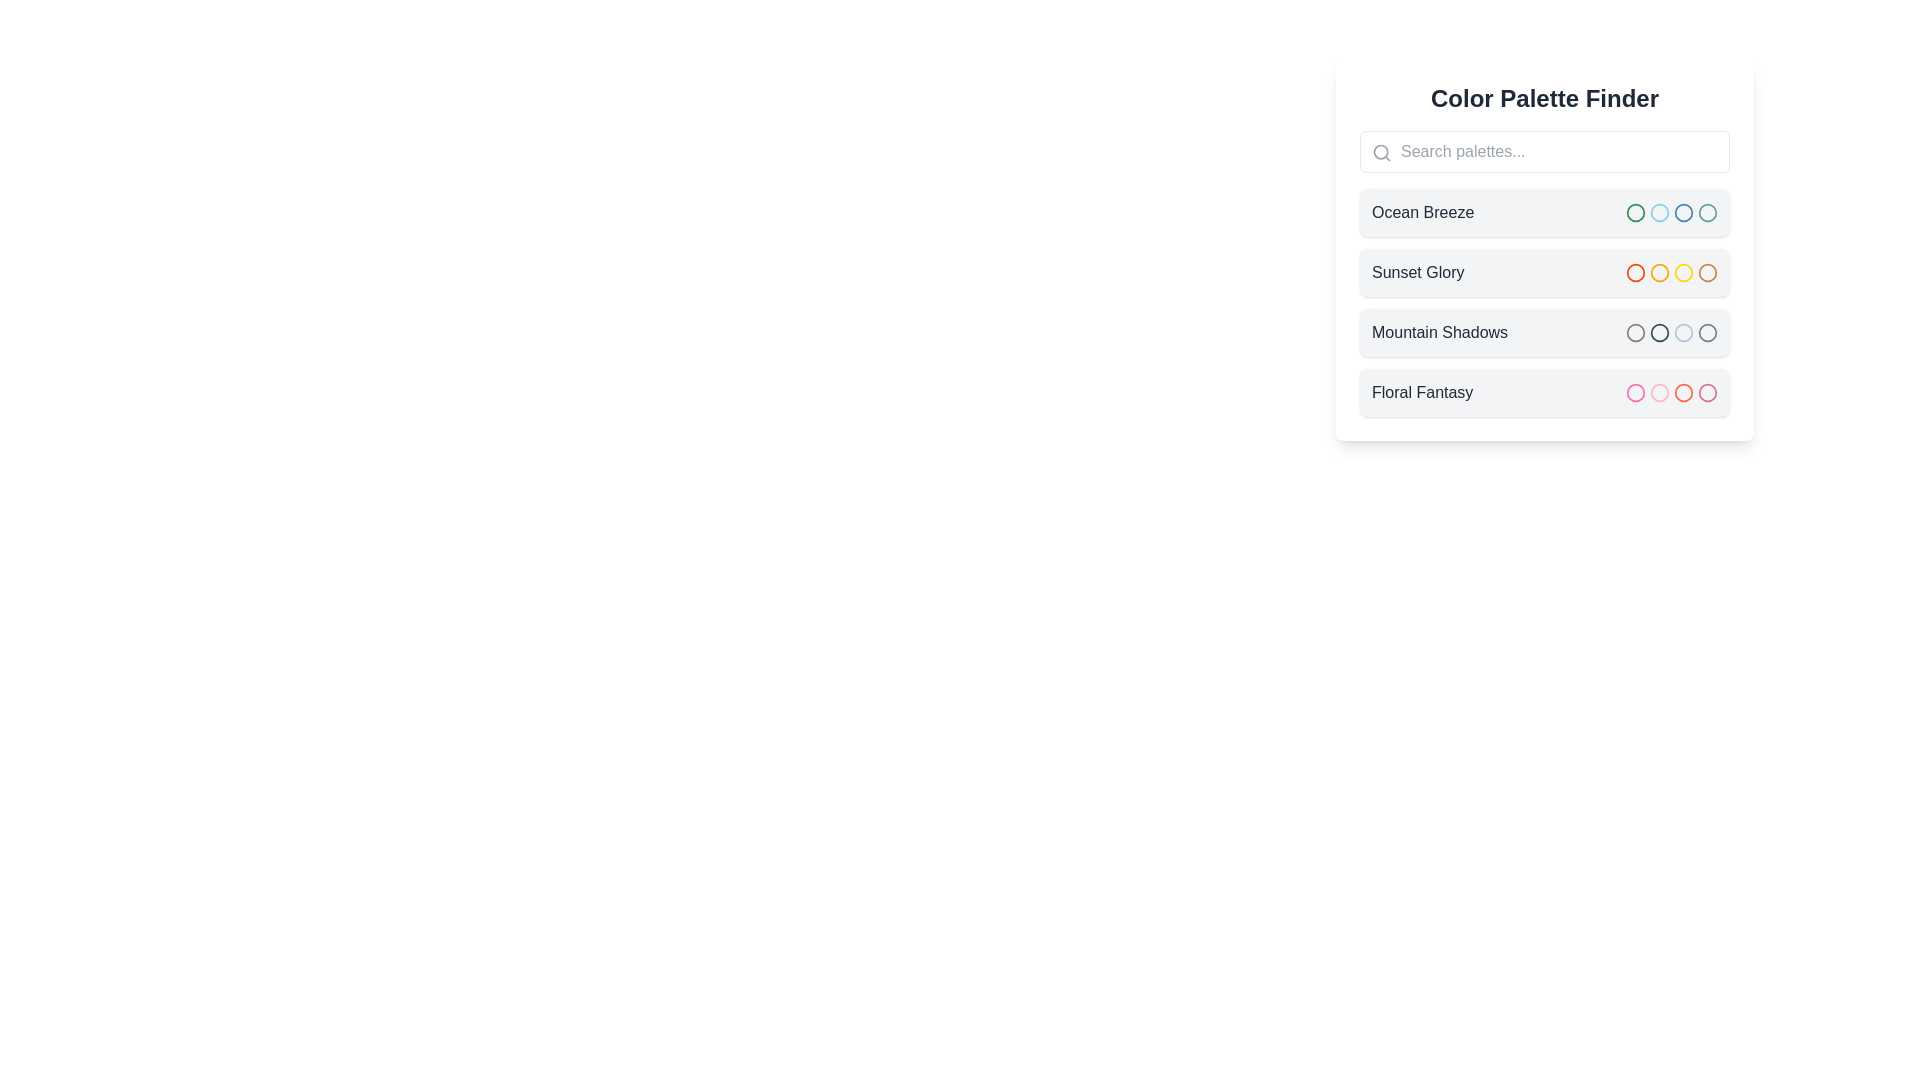 This screenshot has width=1920, height=1080. Describe the element at coordinates (1636, 331) in the screenshot. I see `the first circle icon in the 'Mountain Shadows' palette row, which serves as a color preview or selector` at that location.